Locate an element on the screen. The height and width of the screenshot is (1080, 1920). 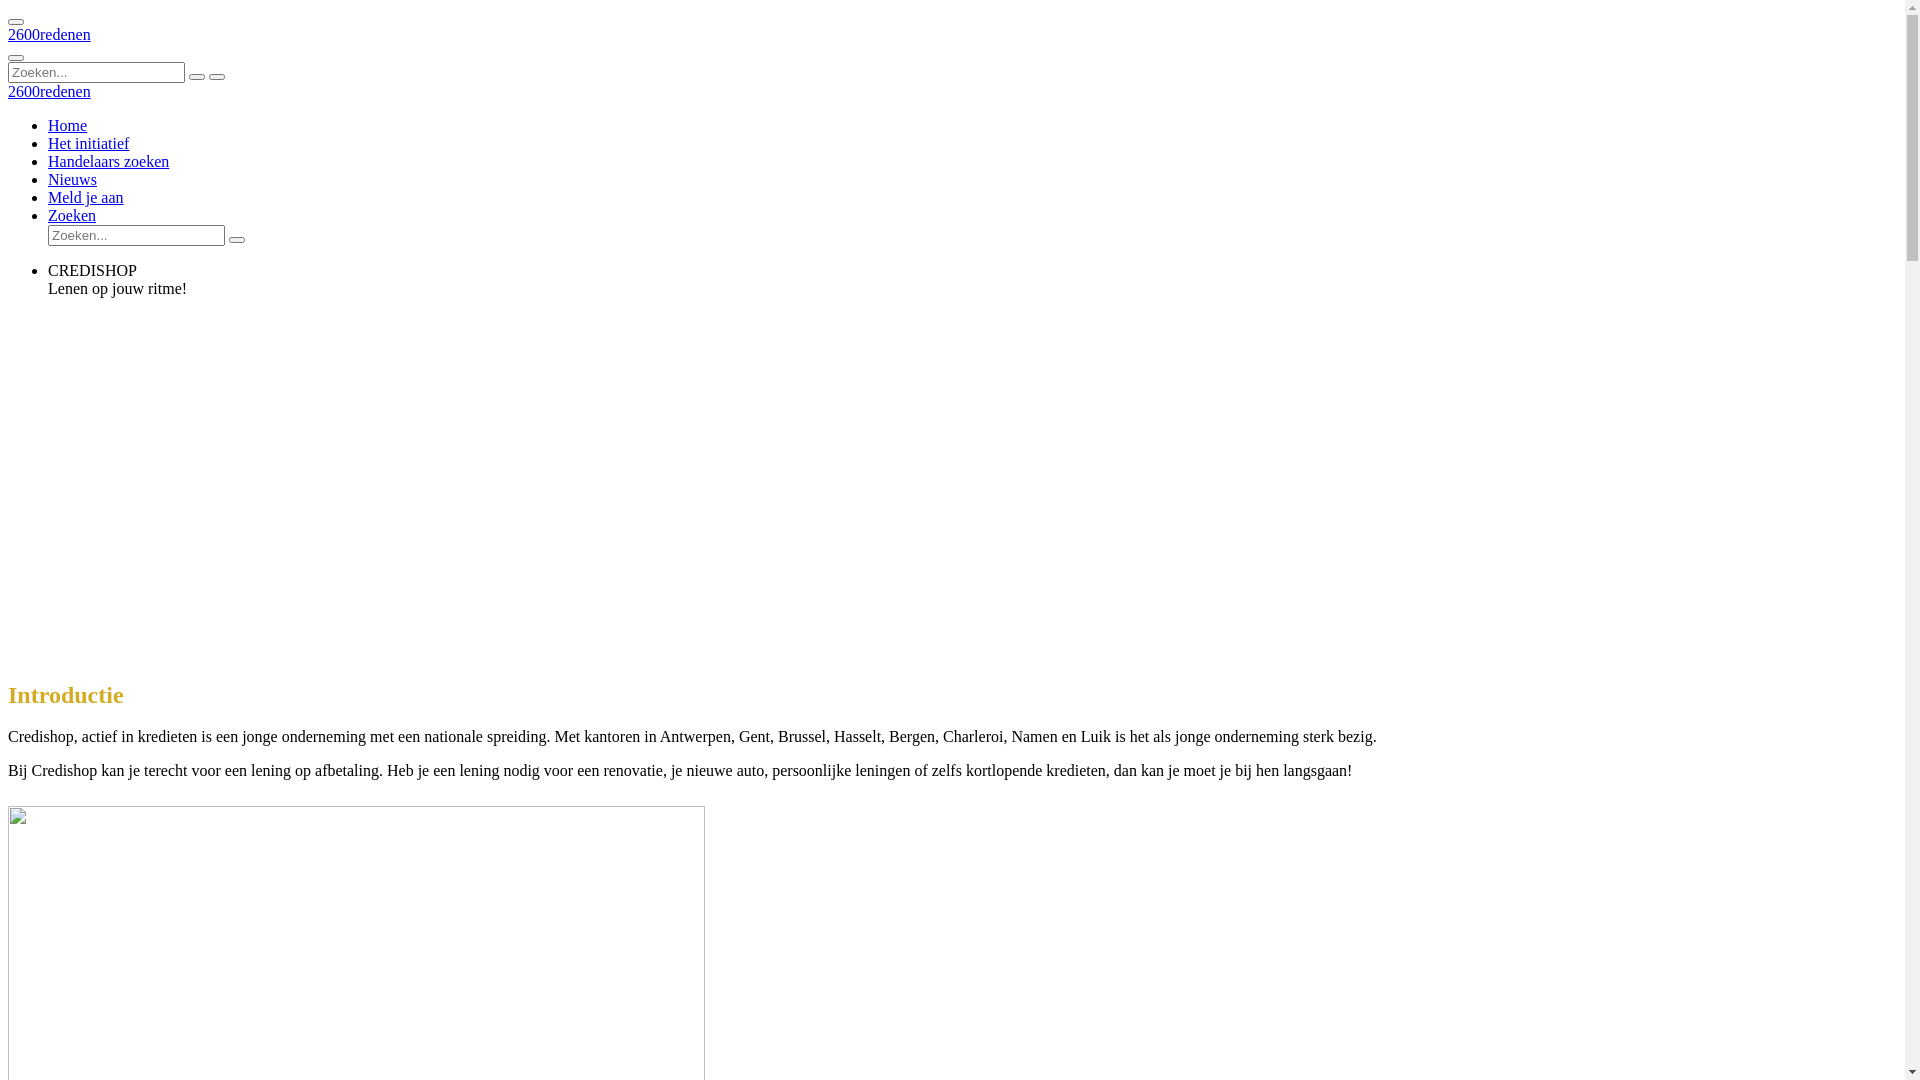
'2600redenen' is located at coordinates (49, 34).